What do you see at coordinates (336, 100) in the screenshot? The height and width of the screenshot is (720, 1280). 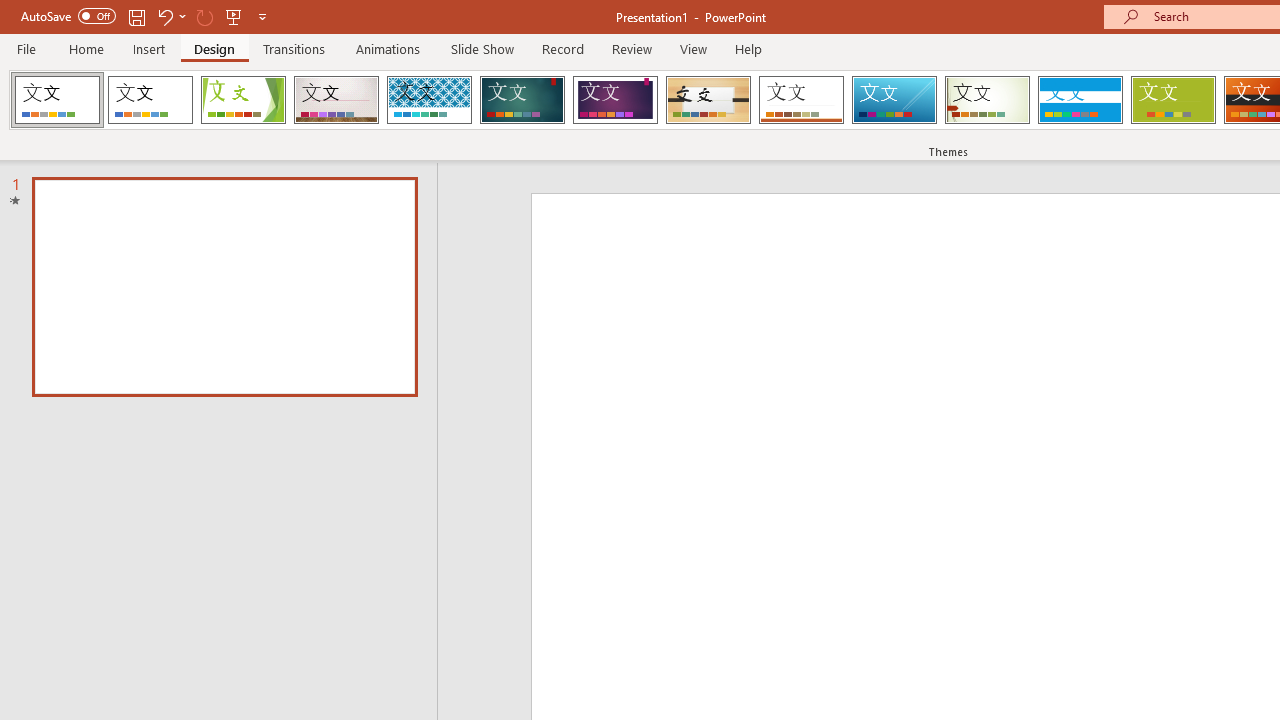 I see `'Gallery Loading Preview...'` at bounding box center [336, 100].